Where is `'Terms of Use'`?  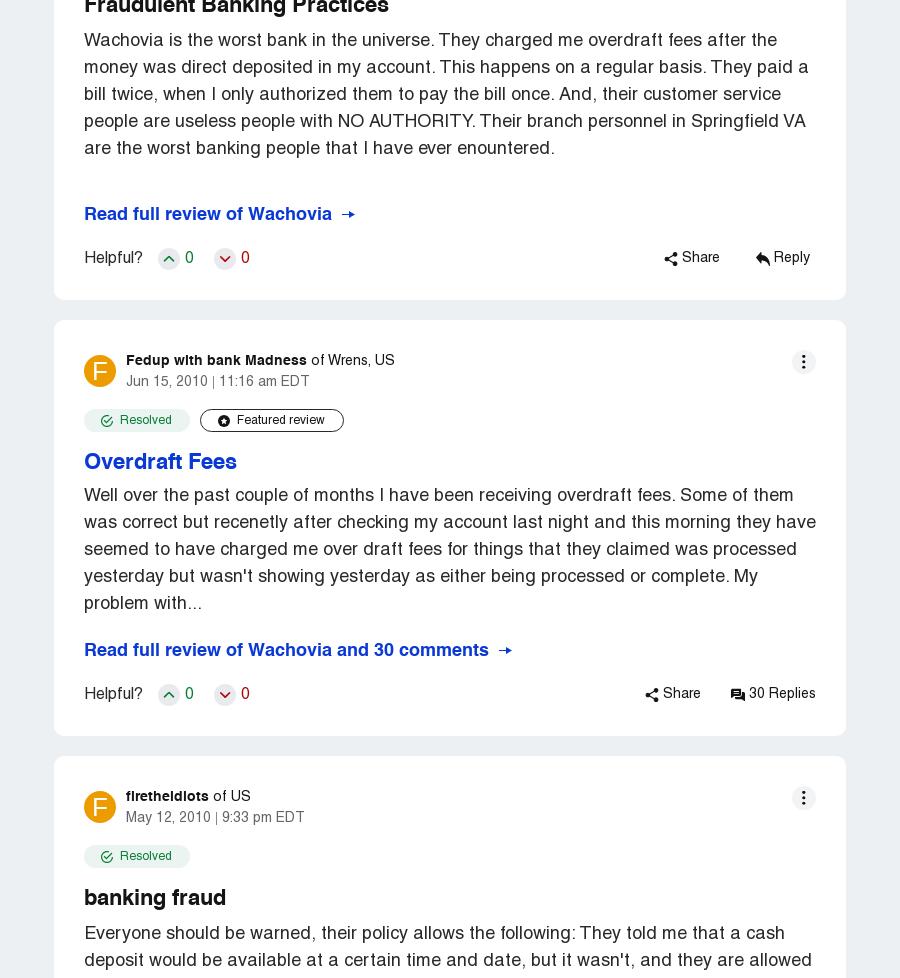
'Terms of Use' is located at coordinates (842, 845).